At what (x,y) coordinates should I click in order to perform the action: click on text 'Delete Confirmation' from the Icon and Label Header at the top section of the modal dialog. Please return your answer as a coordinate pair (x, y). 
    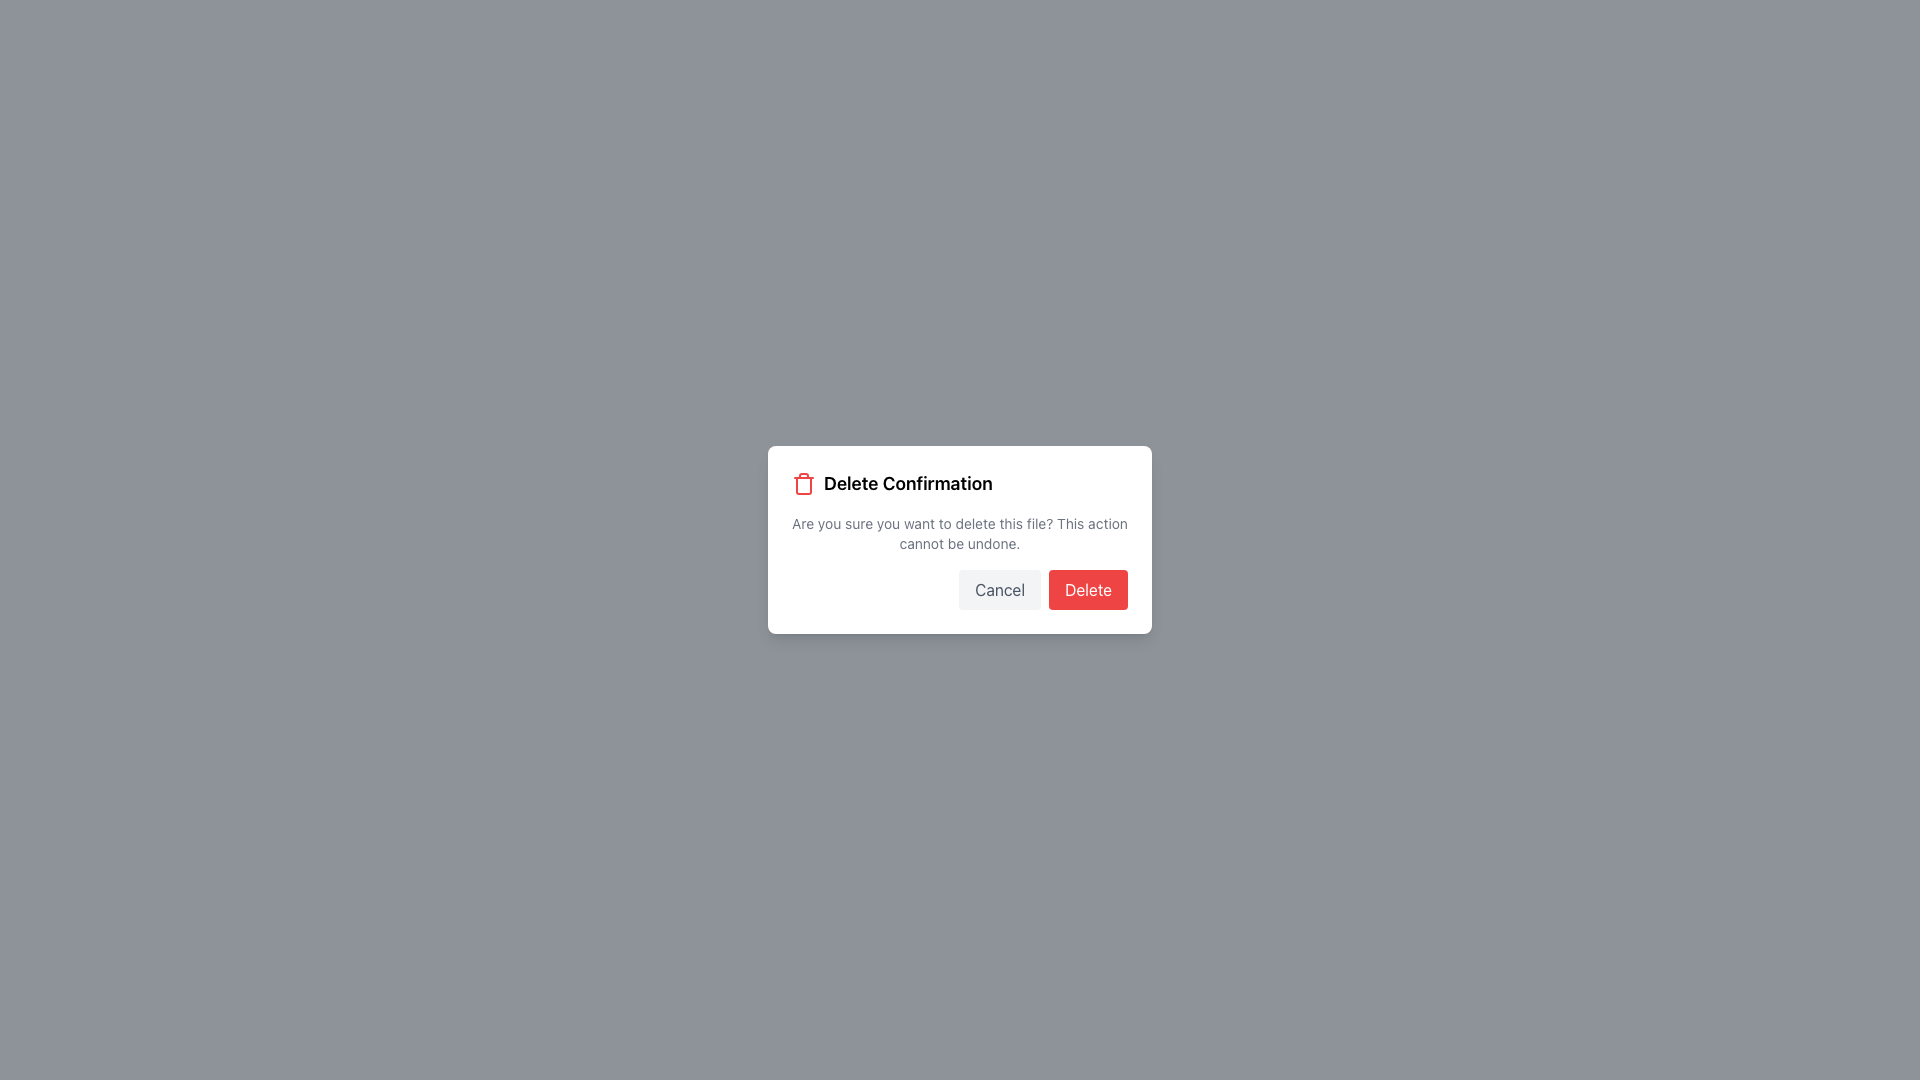
    Looking at the image, I should click on (960, 483).